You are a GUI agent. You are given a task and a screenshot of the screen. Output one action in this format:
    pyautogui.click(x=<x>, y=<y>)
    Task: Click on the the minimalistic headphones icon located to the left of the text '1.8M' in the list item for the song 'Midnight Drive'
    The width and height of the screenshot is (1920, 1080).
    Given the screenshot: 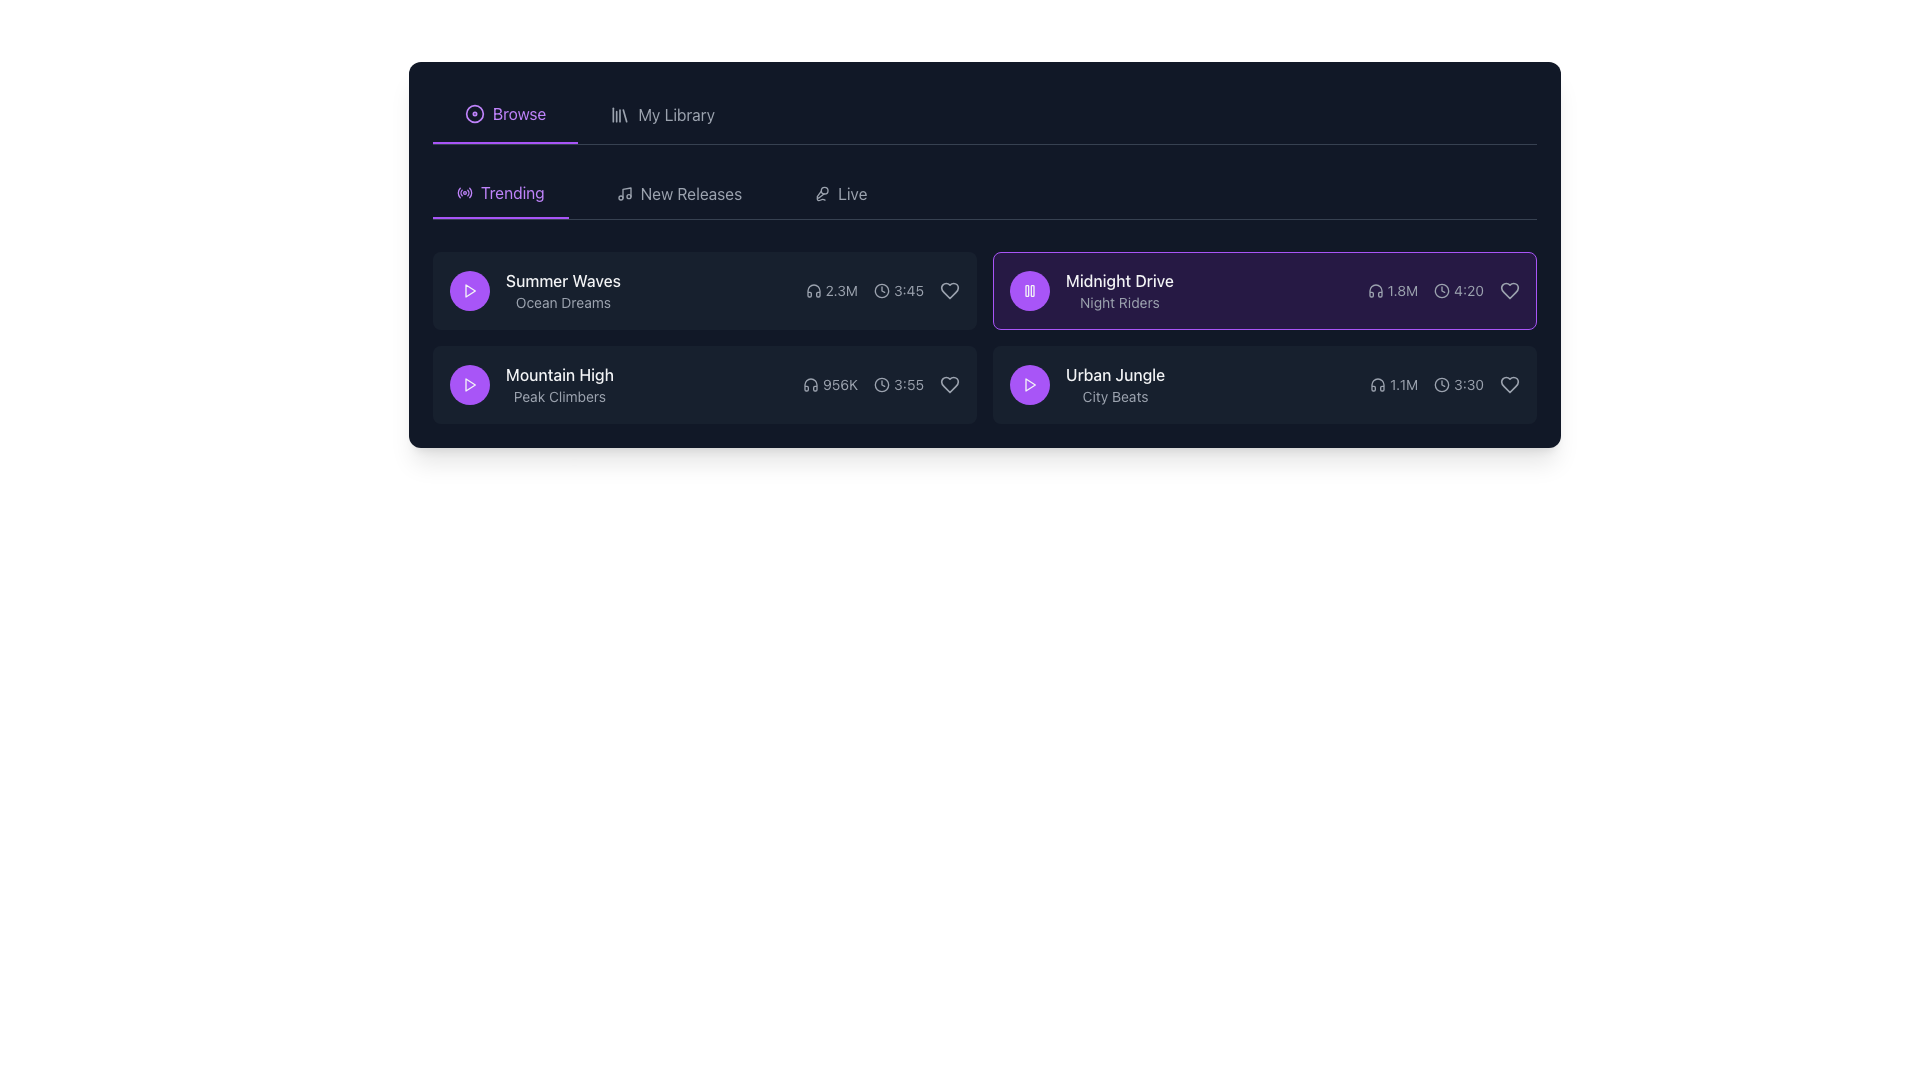 What is the action you would take?
    pyautogui.click(x=1374, y=290)
    